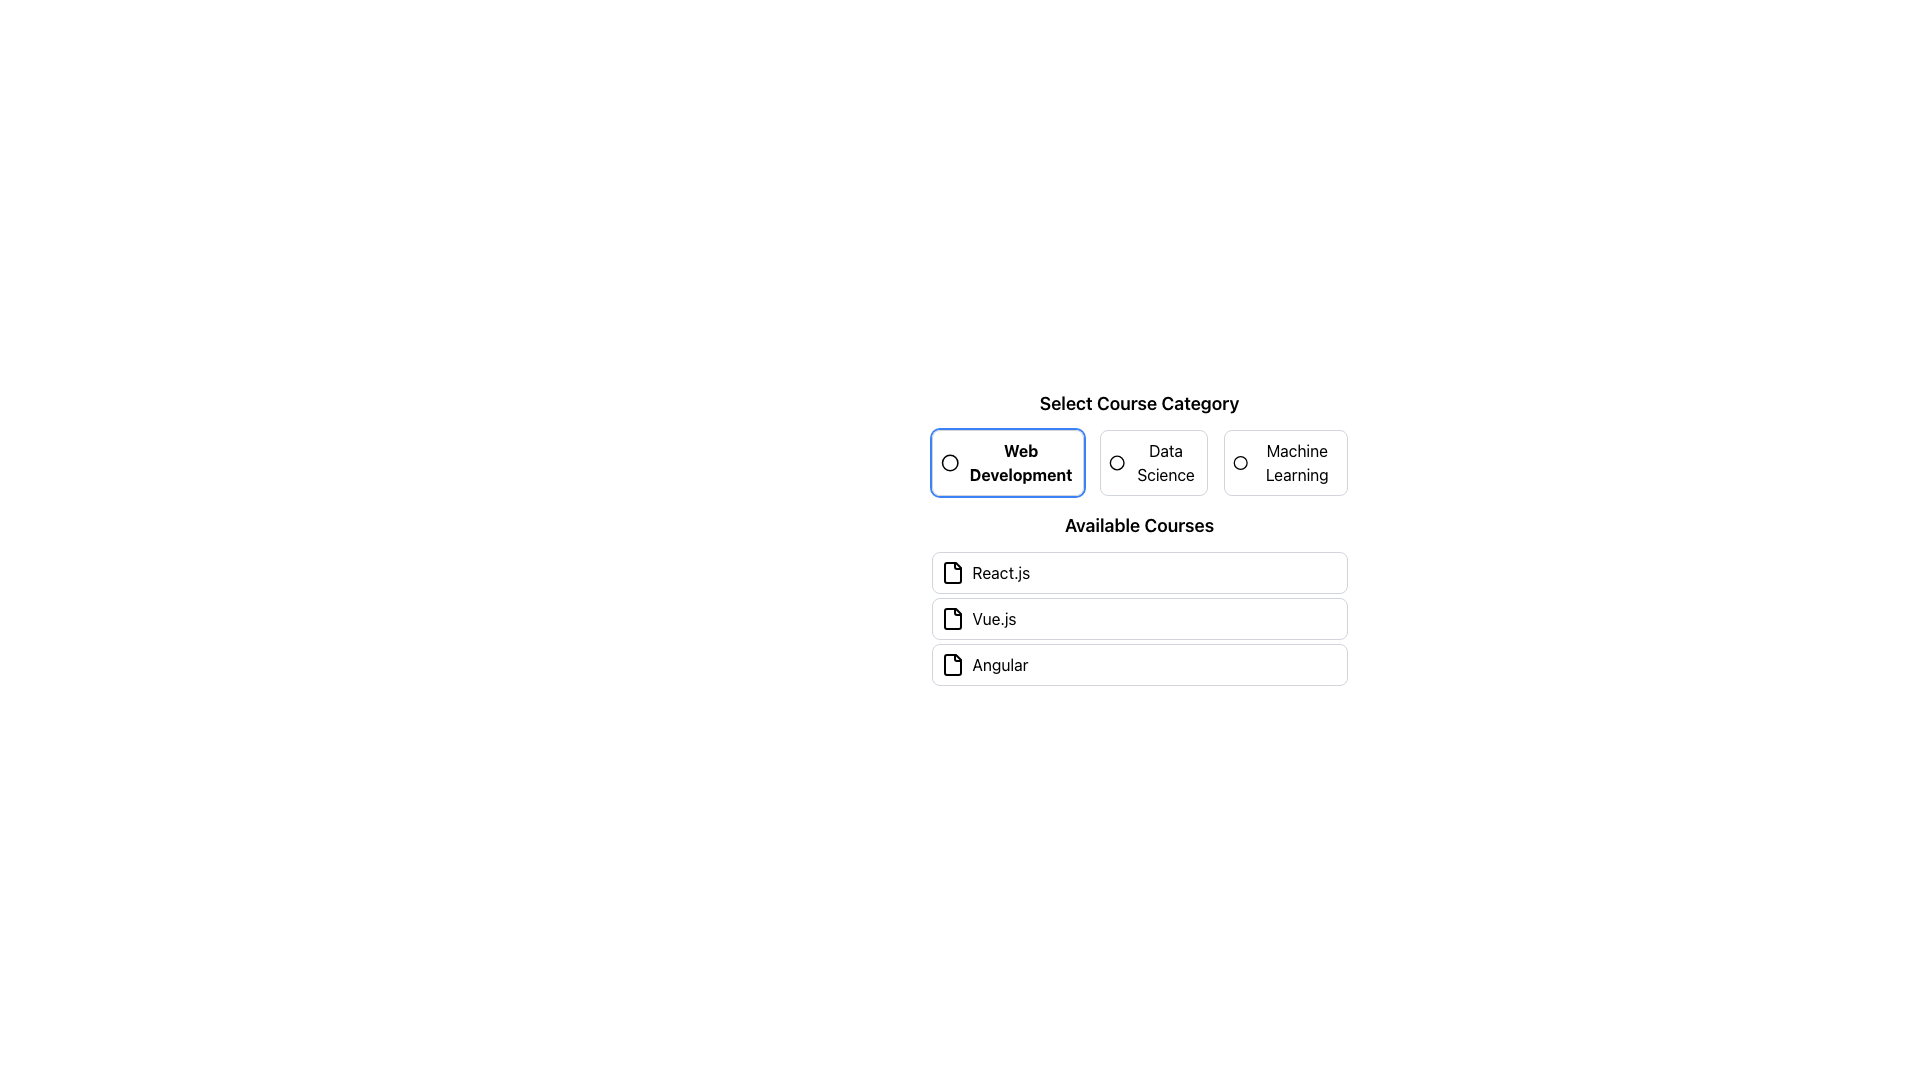 Image resolution: width=1920 pixels, height=1080 pixels. I want to click on the circular icon with a thin black outline located to the left of the text 'Data Science' in the interface, so click(1116, 462).